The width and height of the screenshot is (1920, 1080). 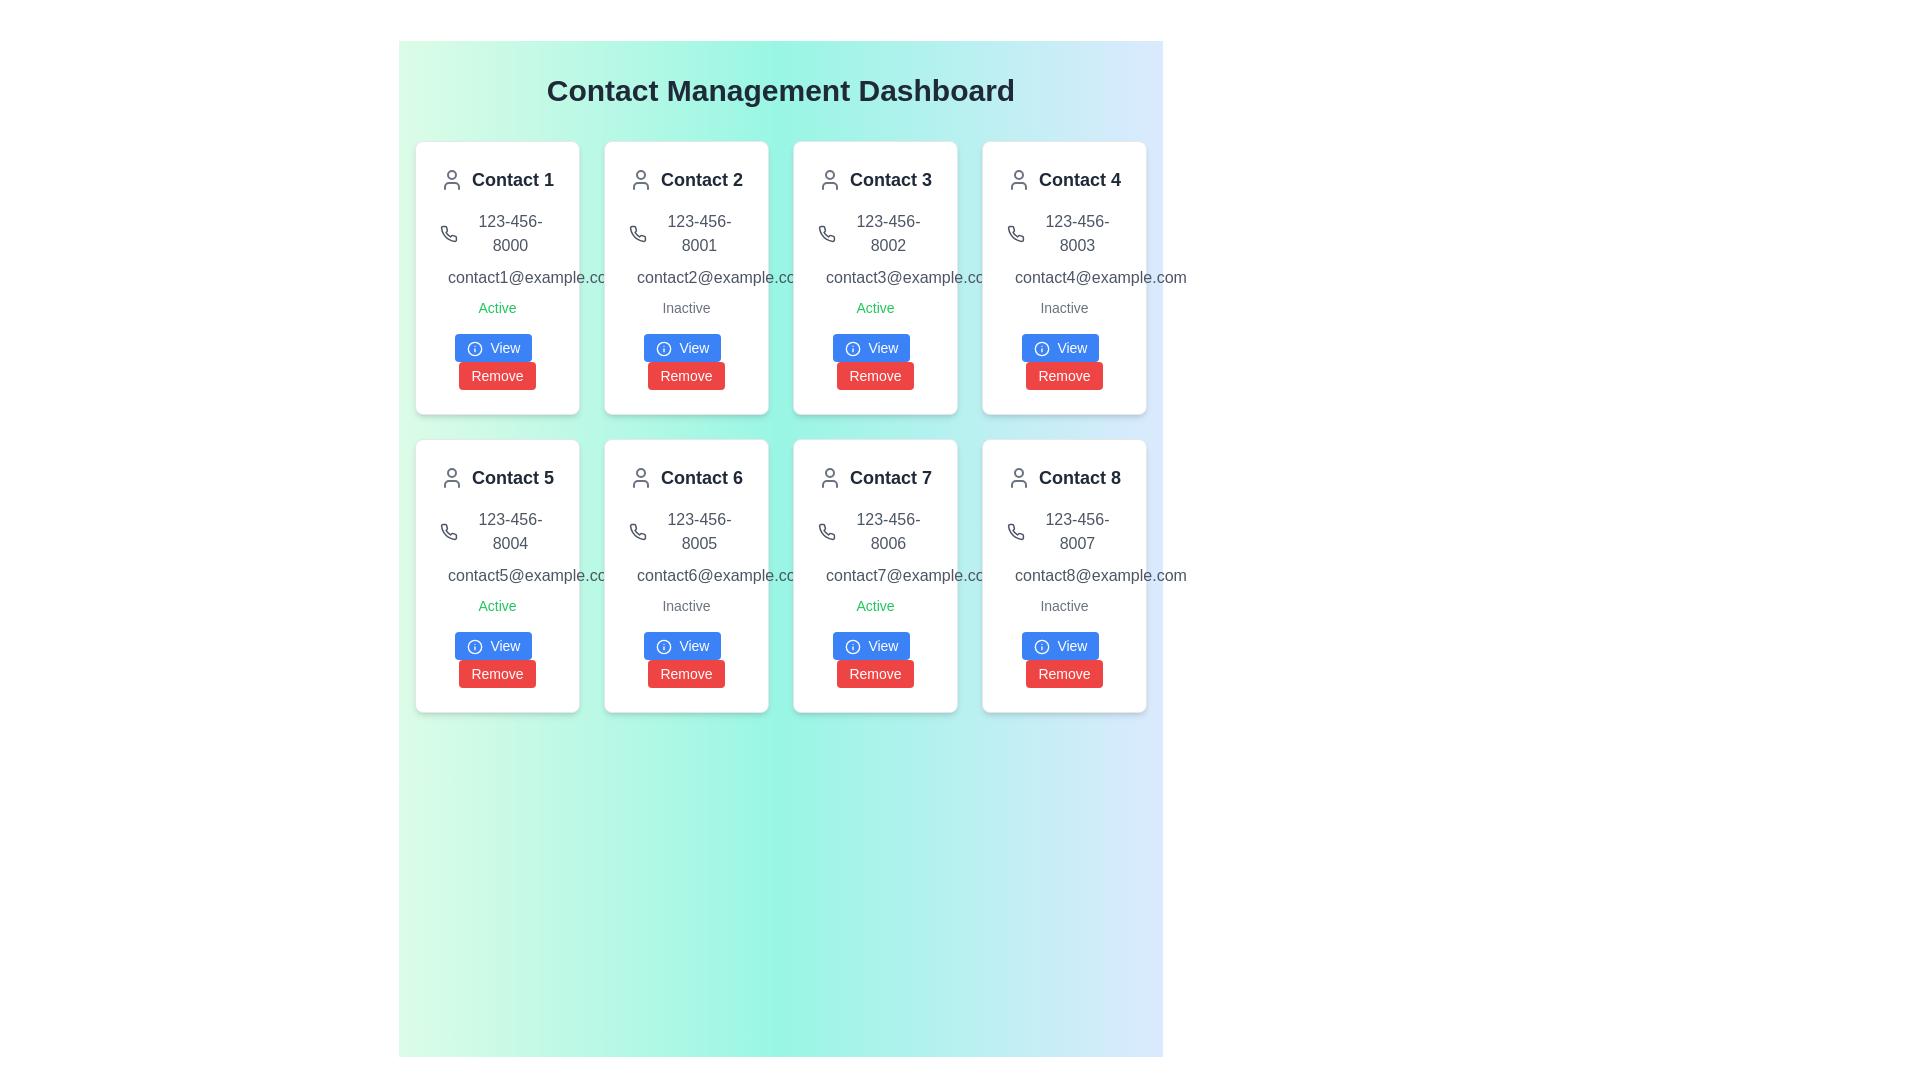 I want to click on email address 'contact4@example.com' displayed in medium-gray font within the contact card for 'Contact 4', so click(x=1063, y=277).